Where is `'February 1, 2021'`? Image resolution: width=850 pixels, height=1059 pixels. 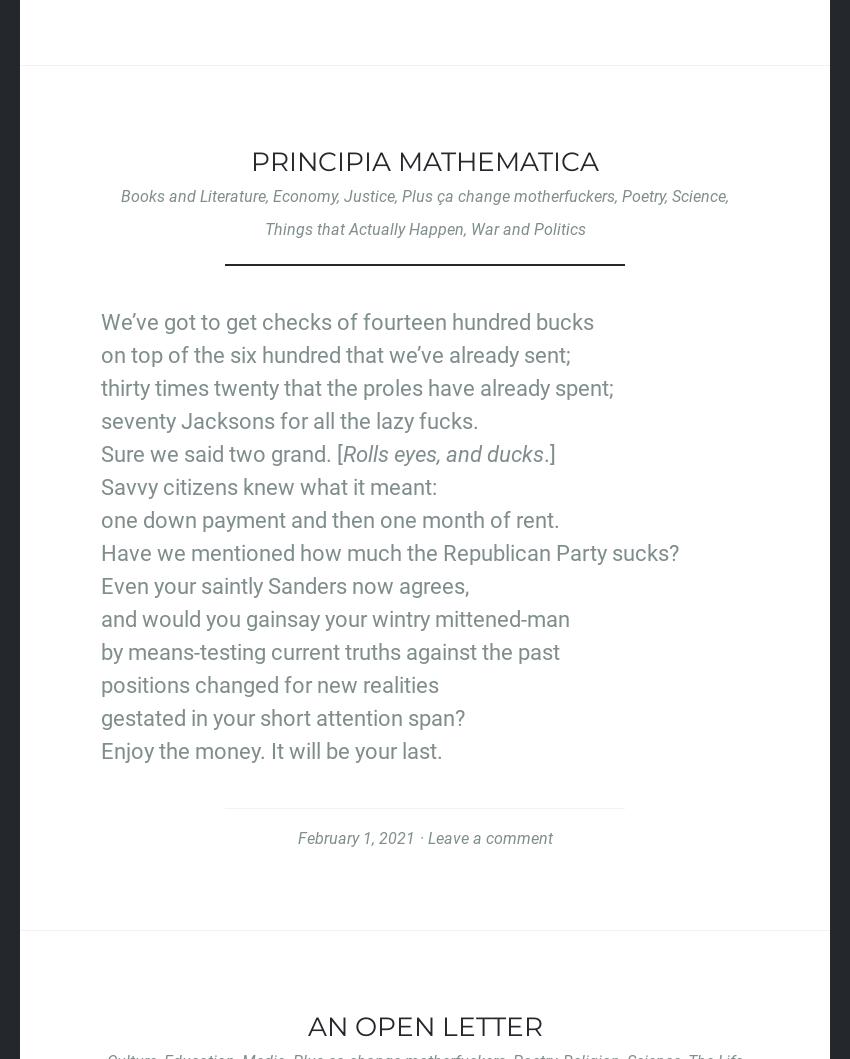 'February 1, 2021' is located at coordinates (354, 837).